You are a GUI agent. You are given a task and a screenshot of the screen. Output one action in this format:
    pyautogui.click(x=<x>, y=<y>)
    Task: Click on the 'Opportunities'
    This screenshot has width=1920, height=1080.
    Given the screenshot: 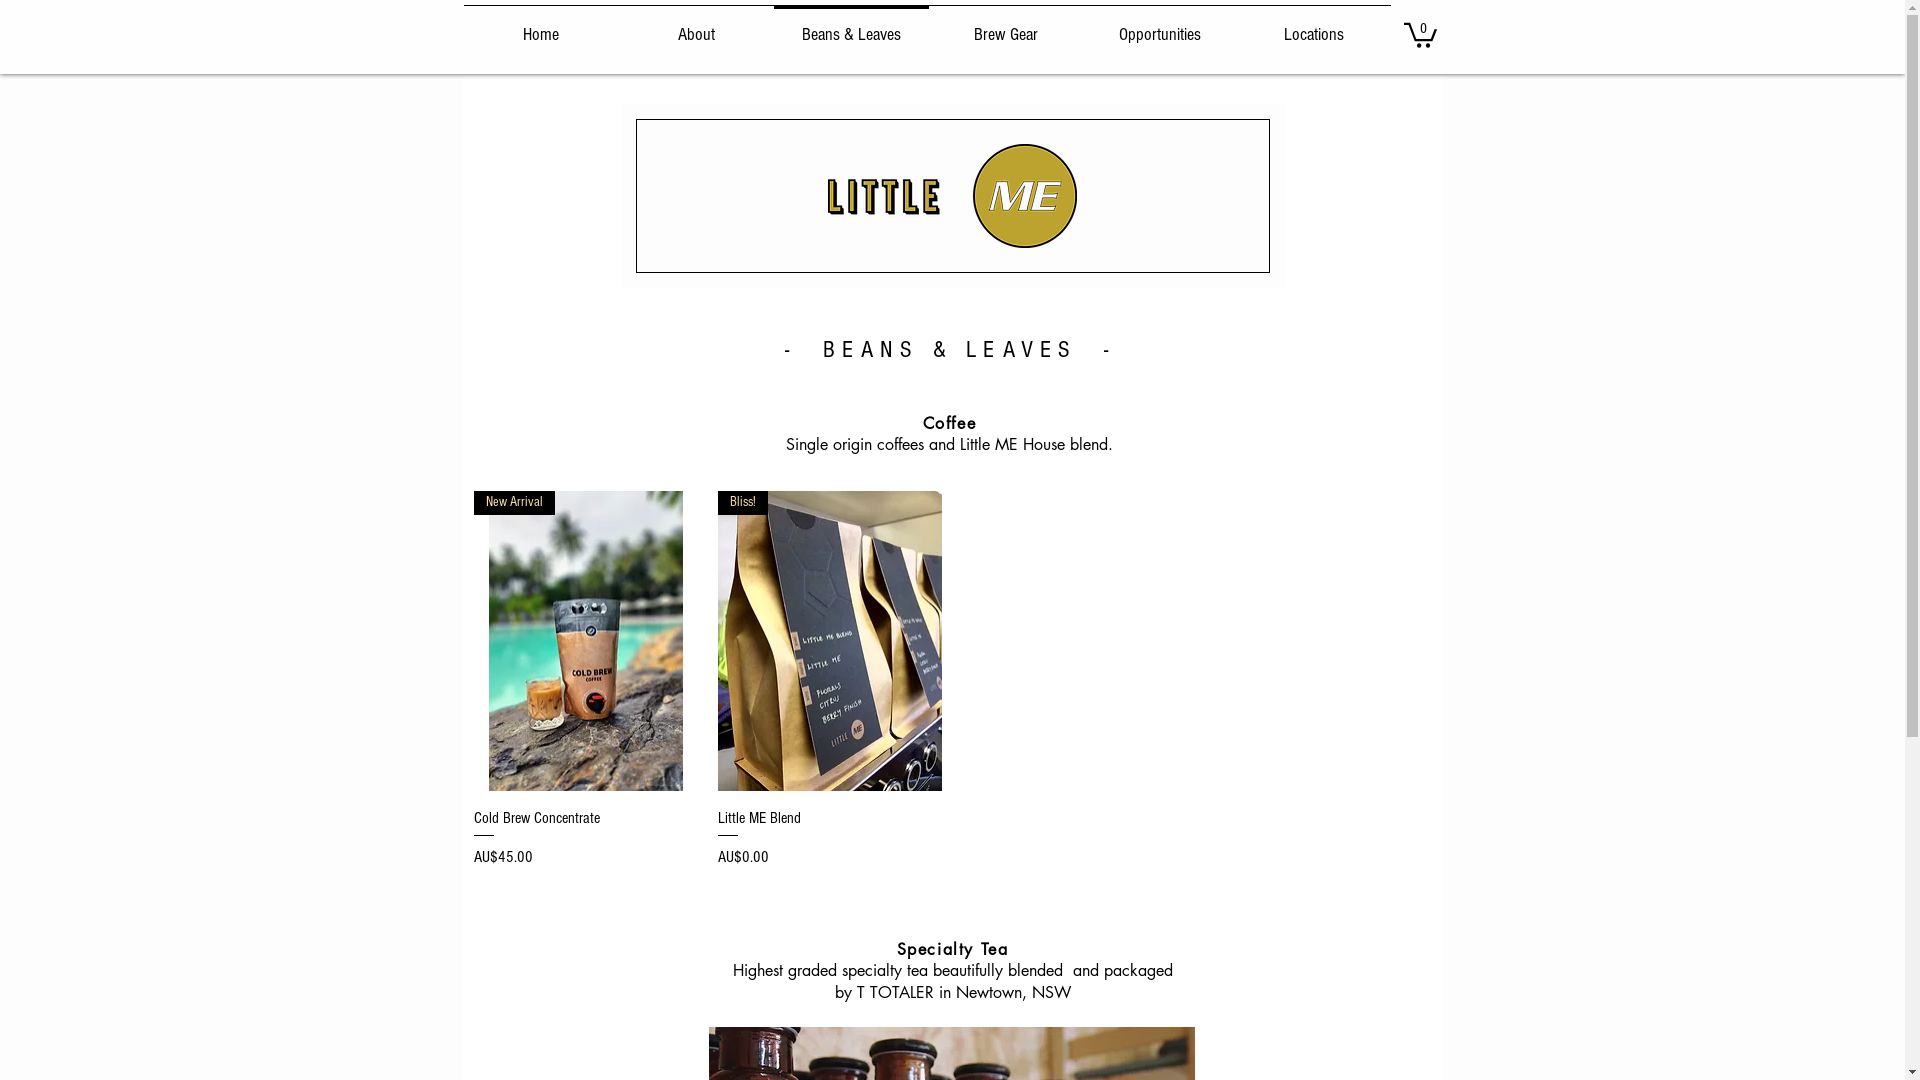 What is the action you would take?
    pyautogui.click(x=1080, y=26)
    